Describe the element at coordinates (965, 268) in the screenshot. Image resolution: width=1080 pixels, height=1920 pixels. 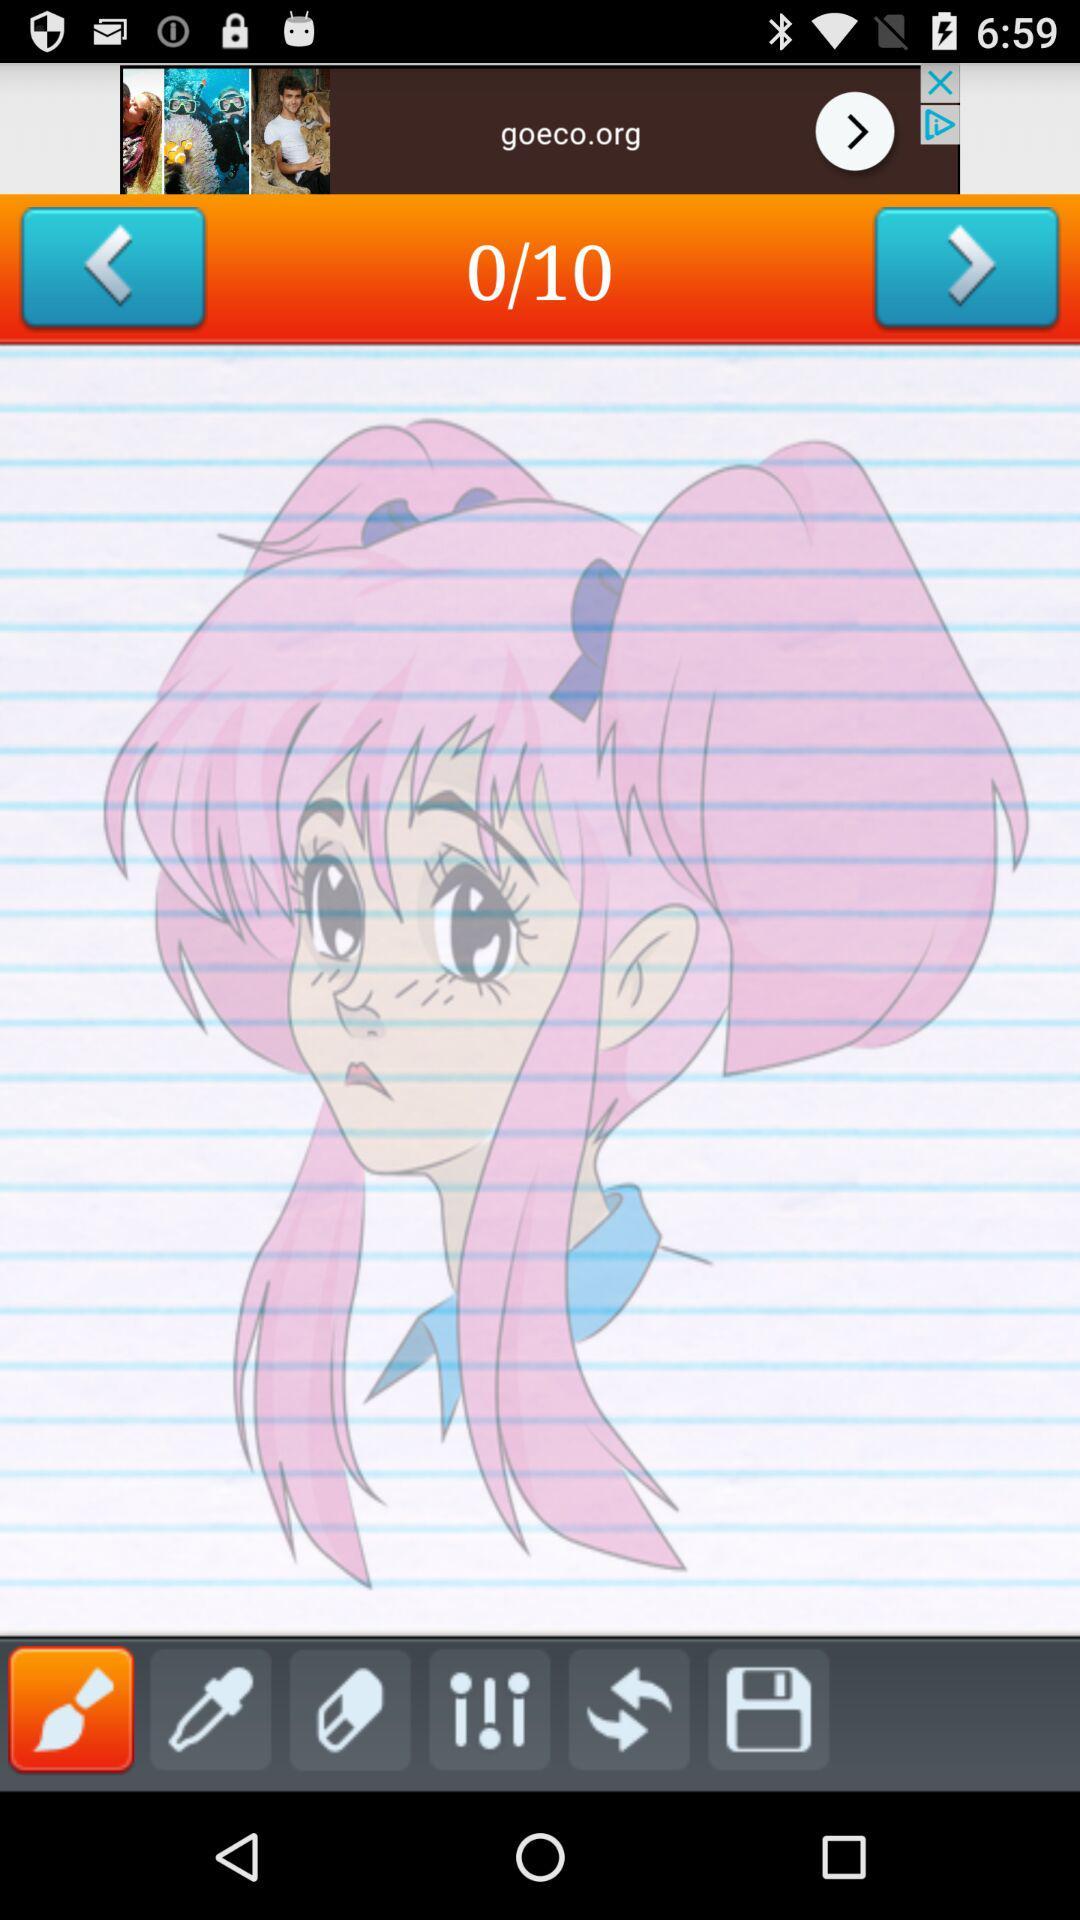
I see `goes to the next slide` at that location.